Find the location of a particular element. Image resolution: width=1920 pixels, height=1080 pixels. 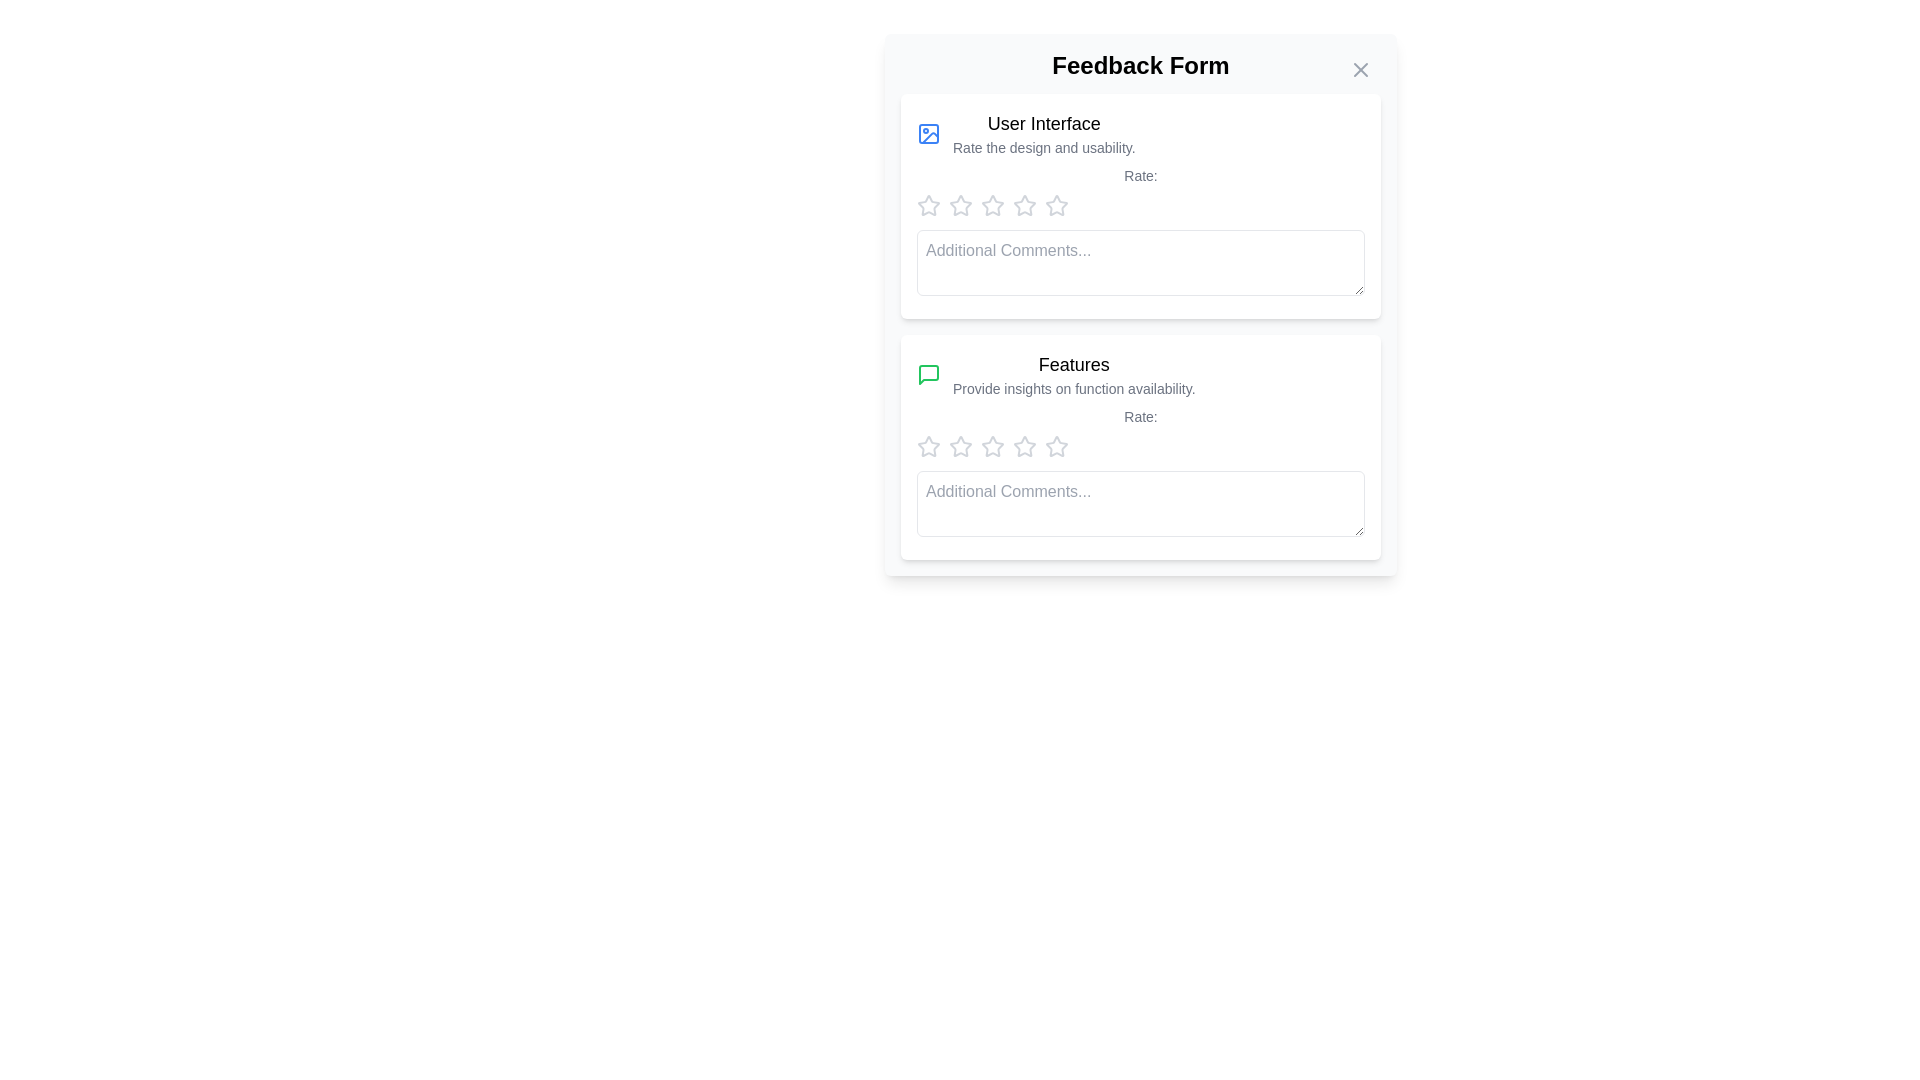

the fifth star in the interactive star rating icon to rate the 'User Interface' is located at coordinates (1025, 205).